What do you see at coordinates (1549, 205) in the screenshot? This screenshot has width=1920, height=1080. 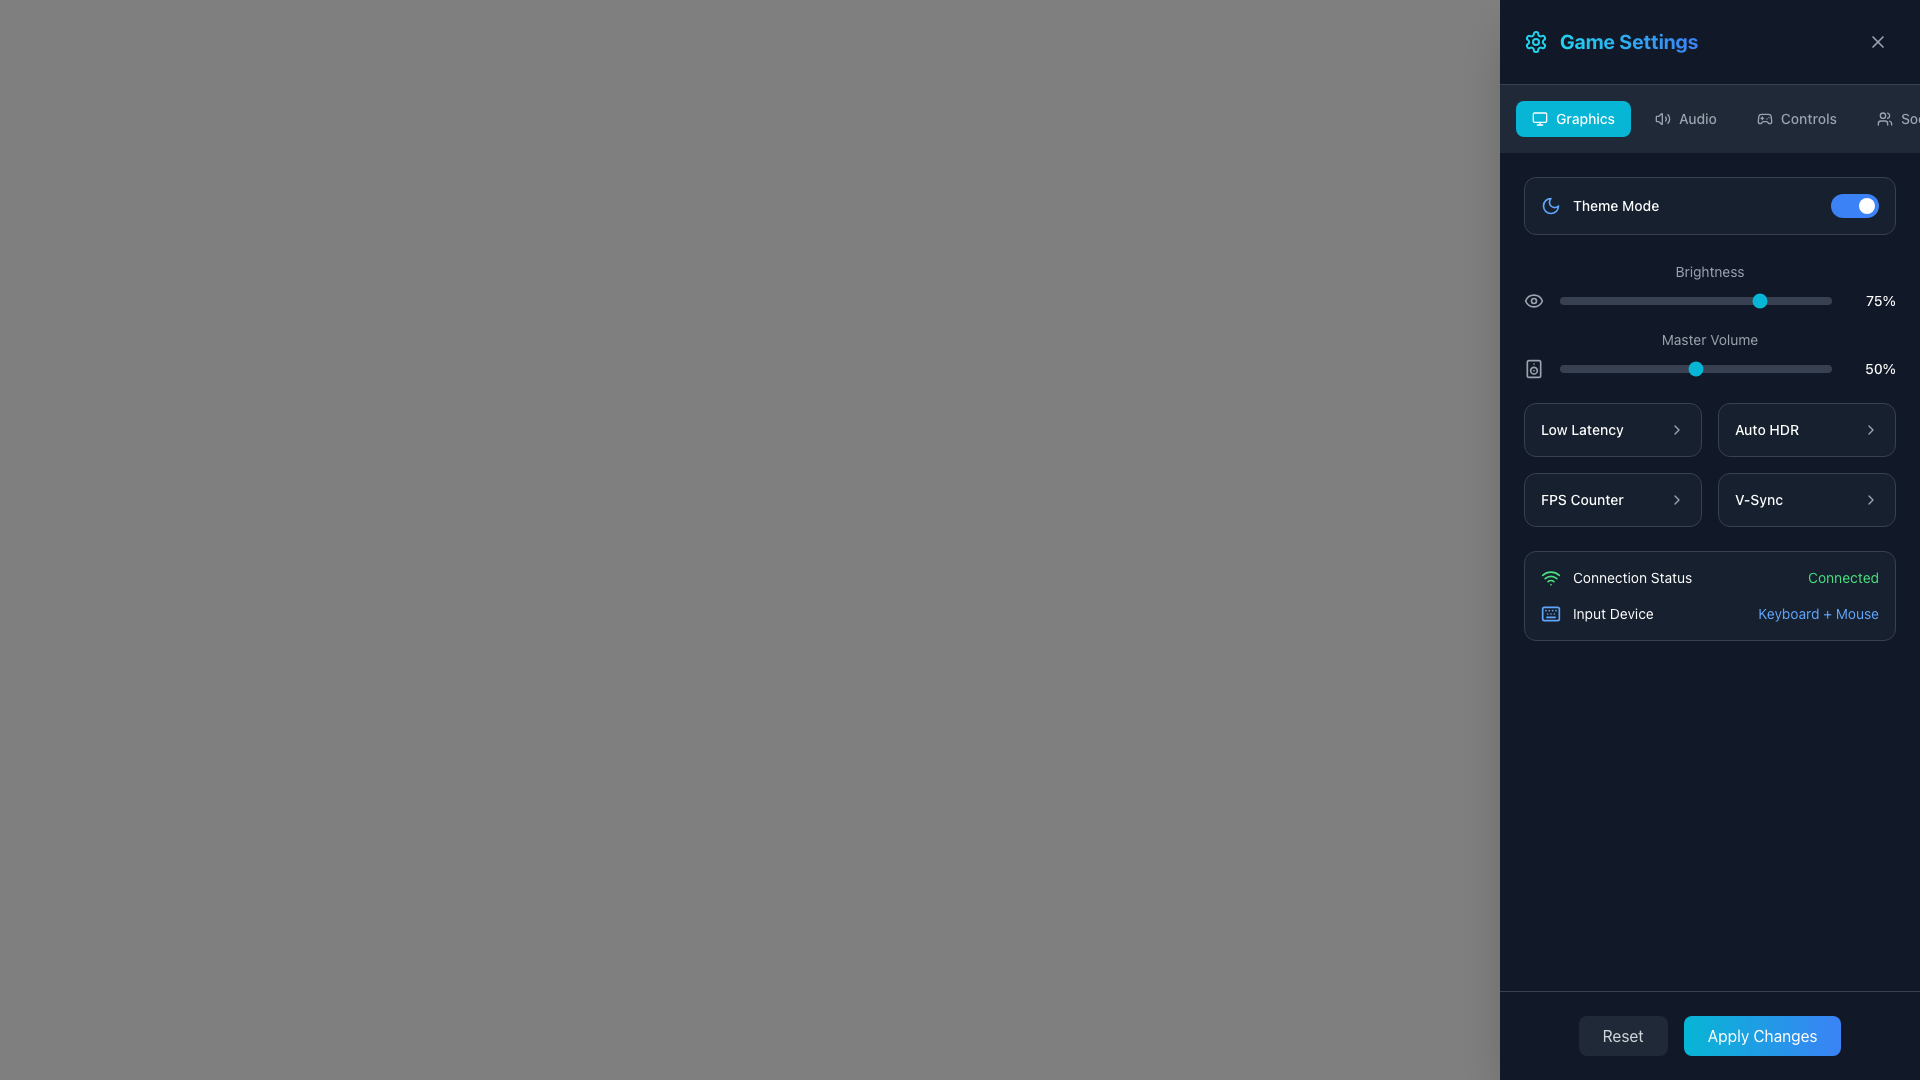 I see `the blue circular moon icon located in the 'Theme Mode' section, positioned to the left of the 'Theme Mode' text and the toggle switch` at bounding box center [1549, 205].